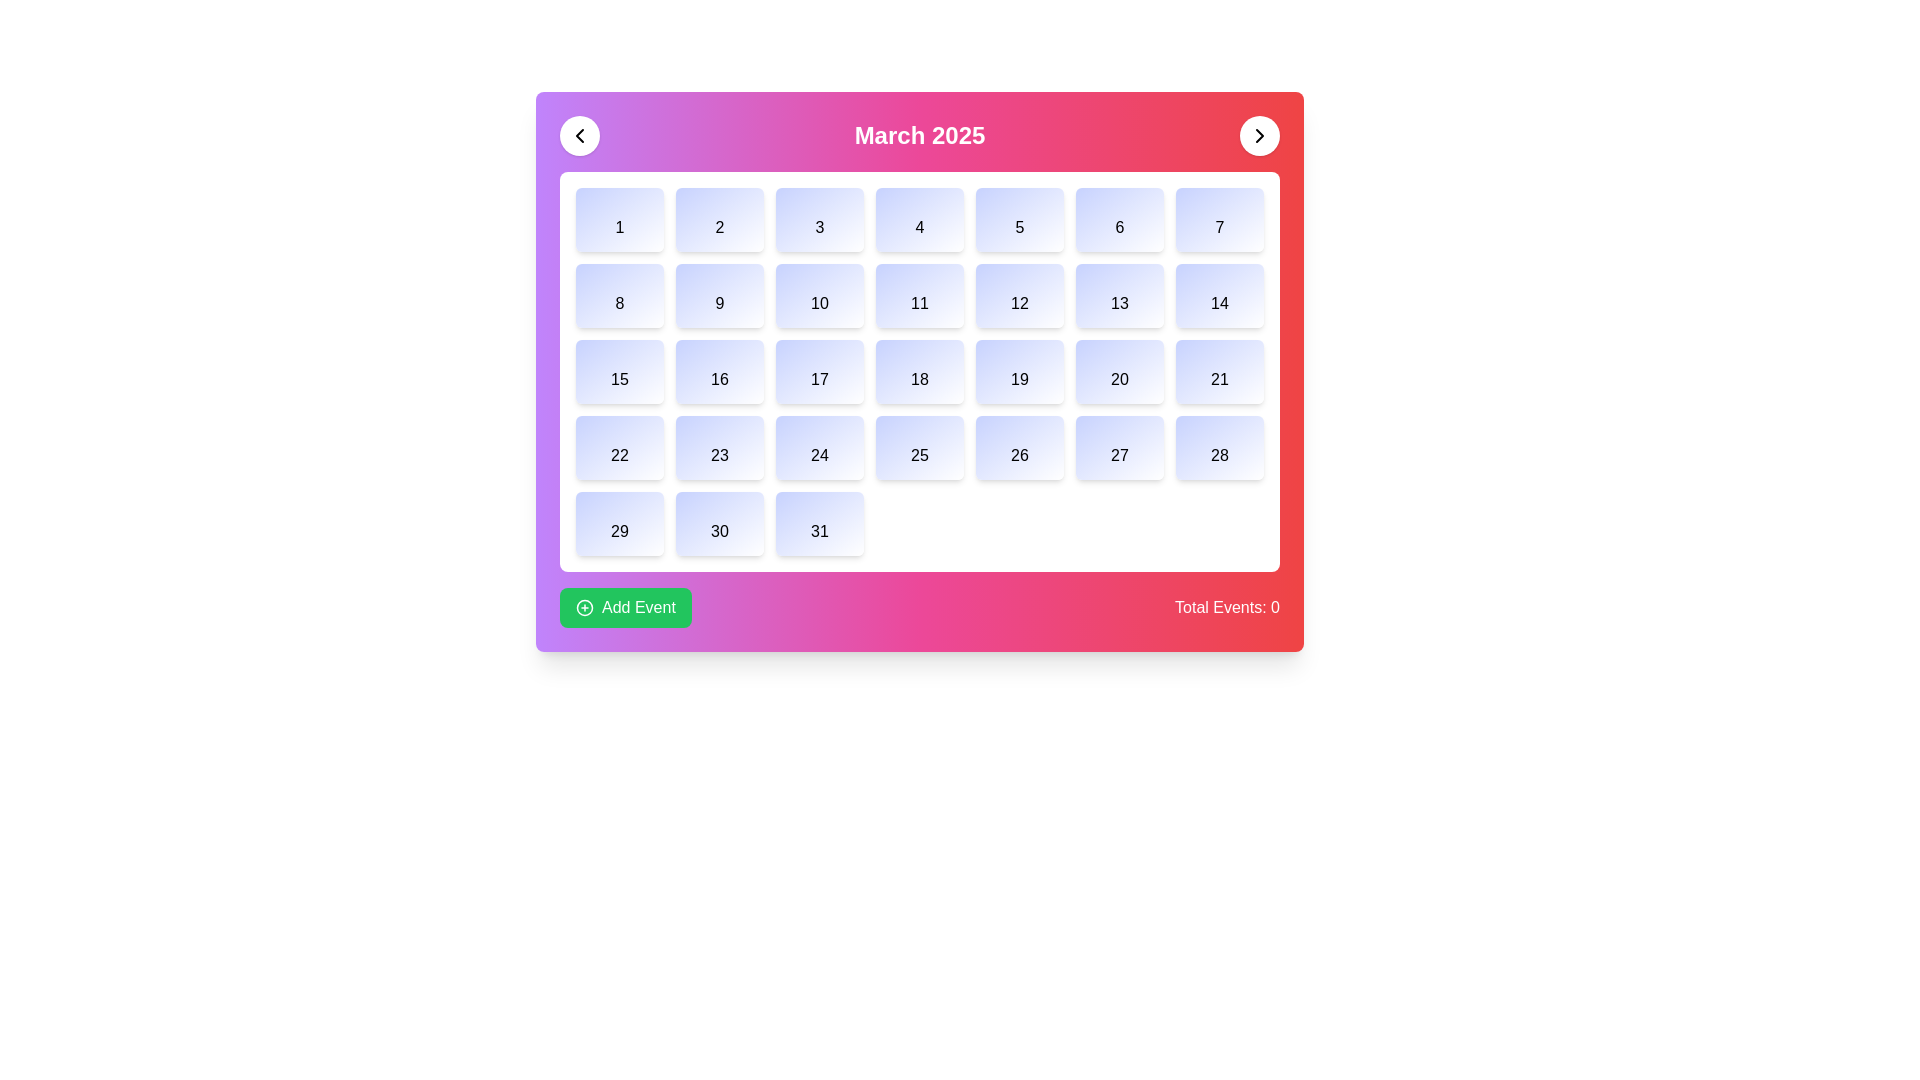  What do you see at coordinates (1118, 446) in the screenshot?
I see `the date representation cell displaying '27' in the March 2025 calendar` at bounding box center [1118, 446].